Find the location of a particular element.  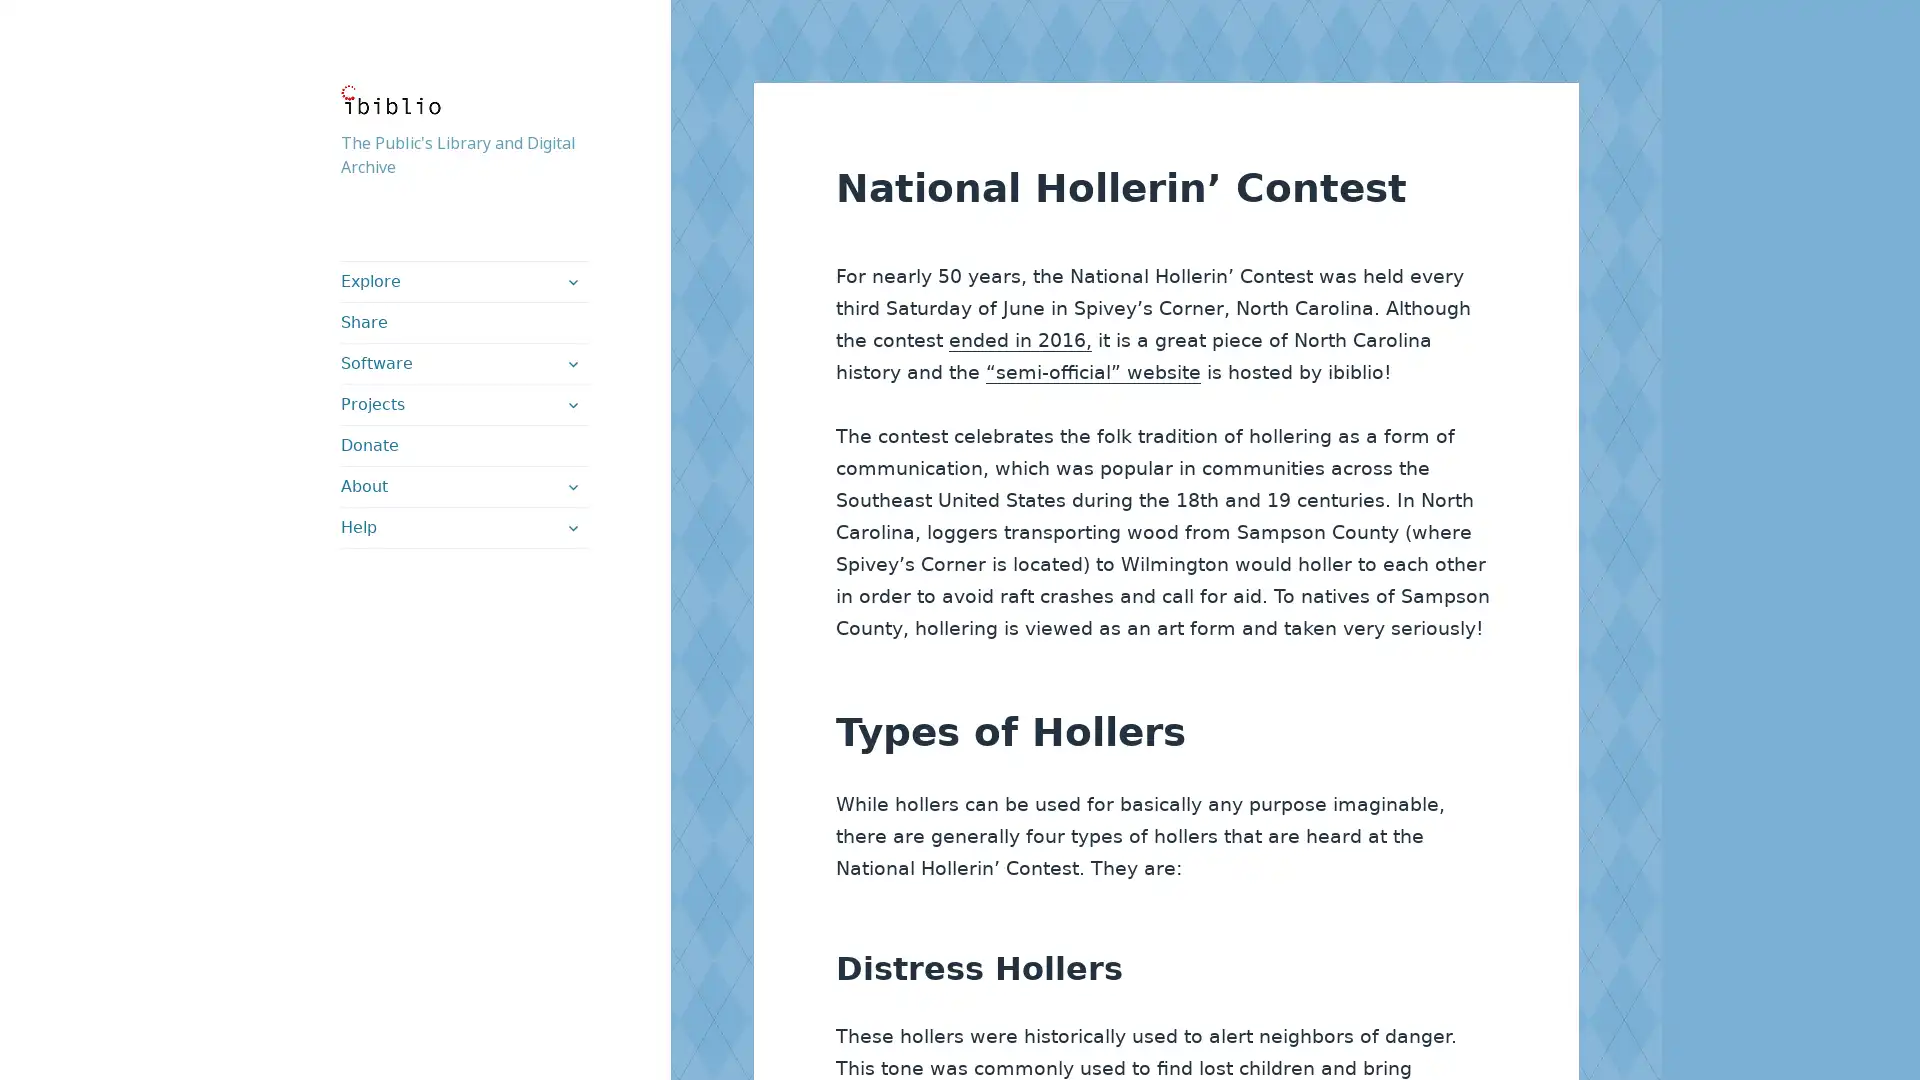

expand child menu is located at coordinates (570, 486).